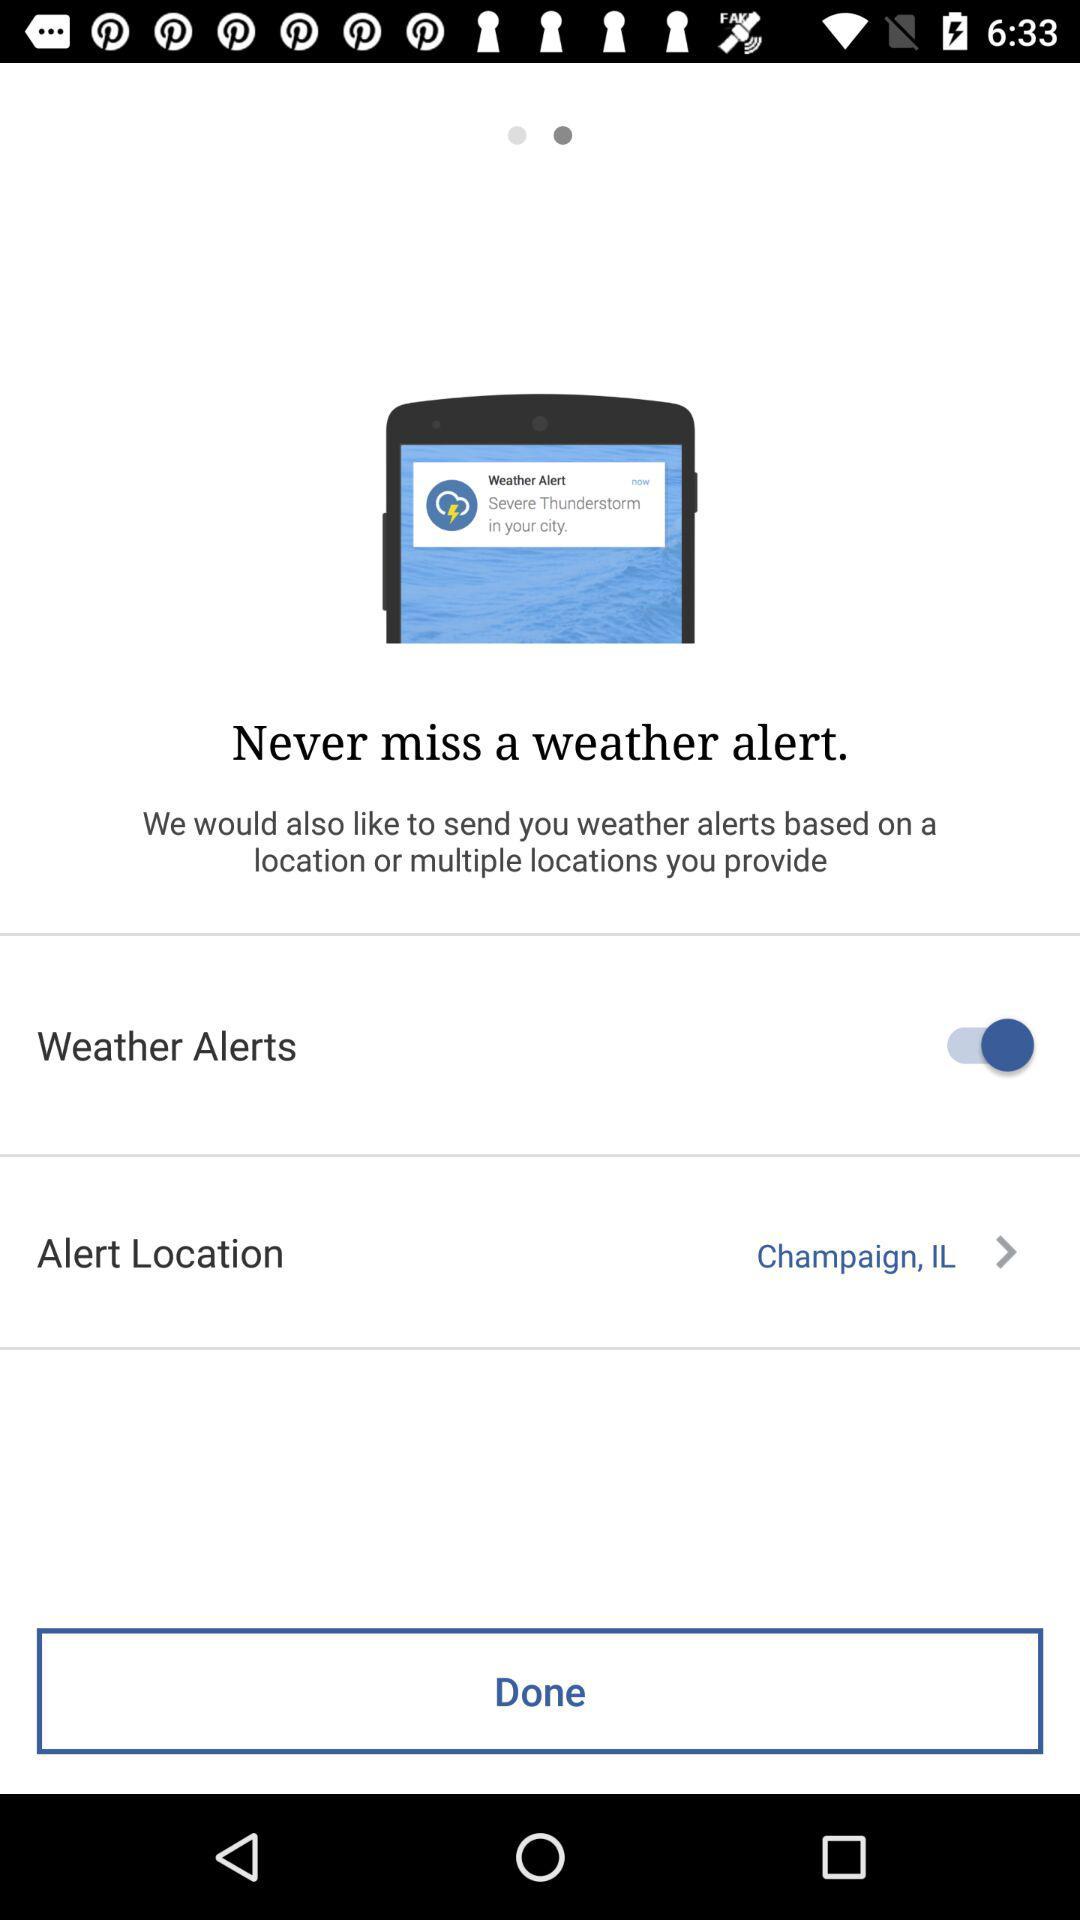 The image size is (1080, 1920). I want to click on the champaign, il icon, so click(885, 1254).